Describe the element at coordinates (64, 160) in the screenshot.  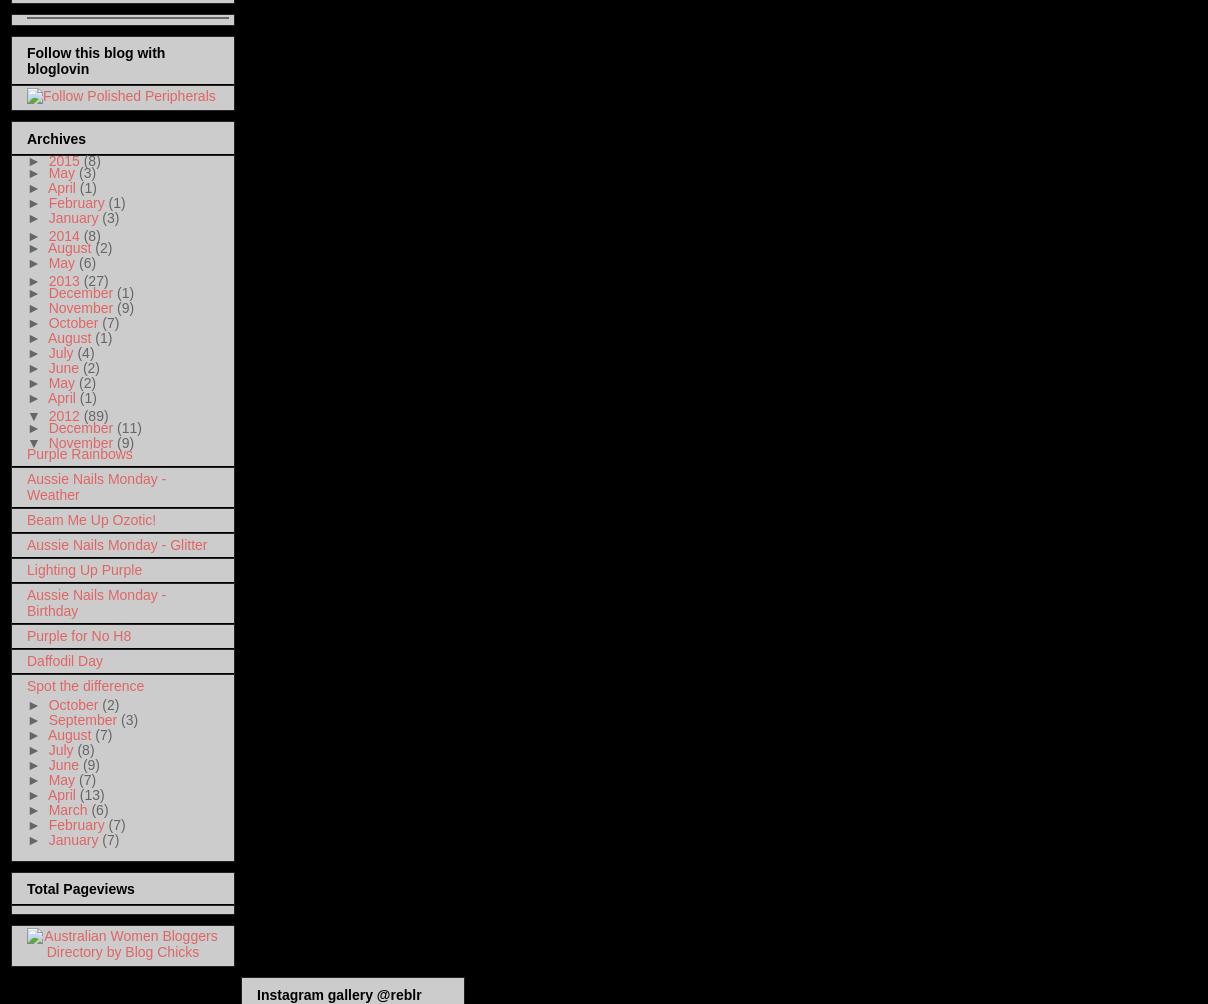
I see `'2015'` at that location.